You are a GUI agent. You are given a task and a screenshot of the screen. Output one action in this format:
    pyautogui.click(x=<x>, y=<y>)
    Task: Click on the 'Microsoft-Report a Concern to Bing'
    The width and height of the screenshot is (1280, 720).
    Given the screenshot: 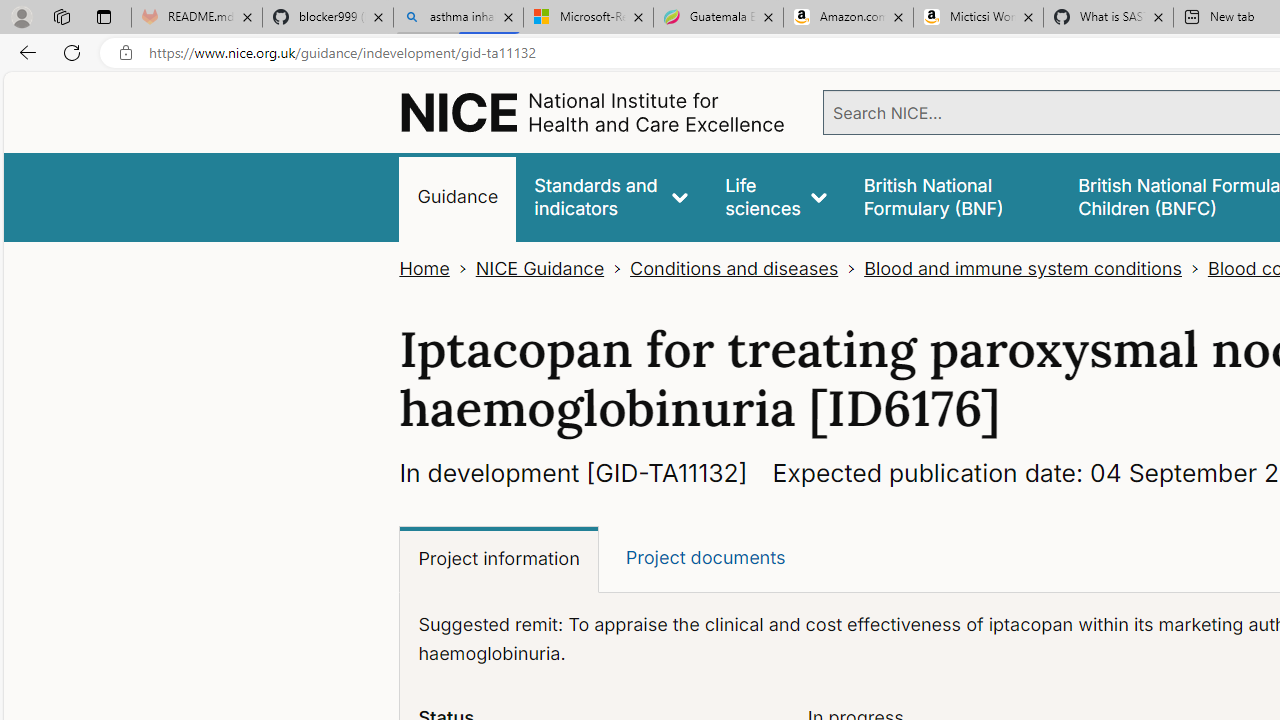 What is the action you would take?
    pyautogui.click(x=587, y=17)
    